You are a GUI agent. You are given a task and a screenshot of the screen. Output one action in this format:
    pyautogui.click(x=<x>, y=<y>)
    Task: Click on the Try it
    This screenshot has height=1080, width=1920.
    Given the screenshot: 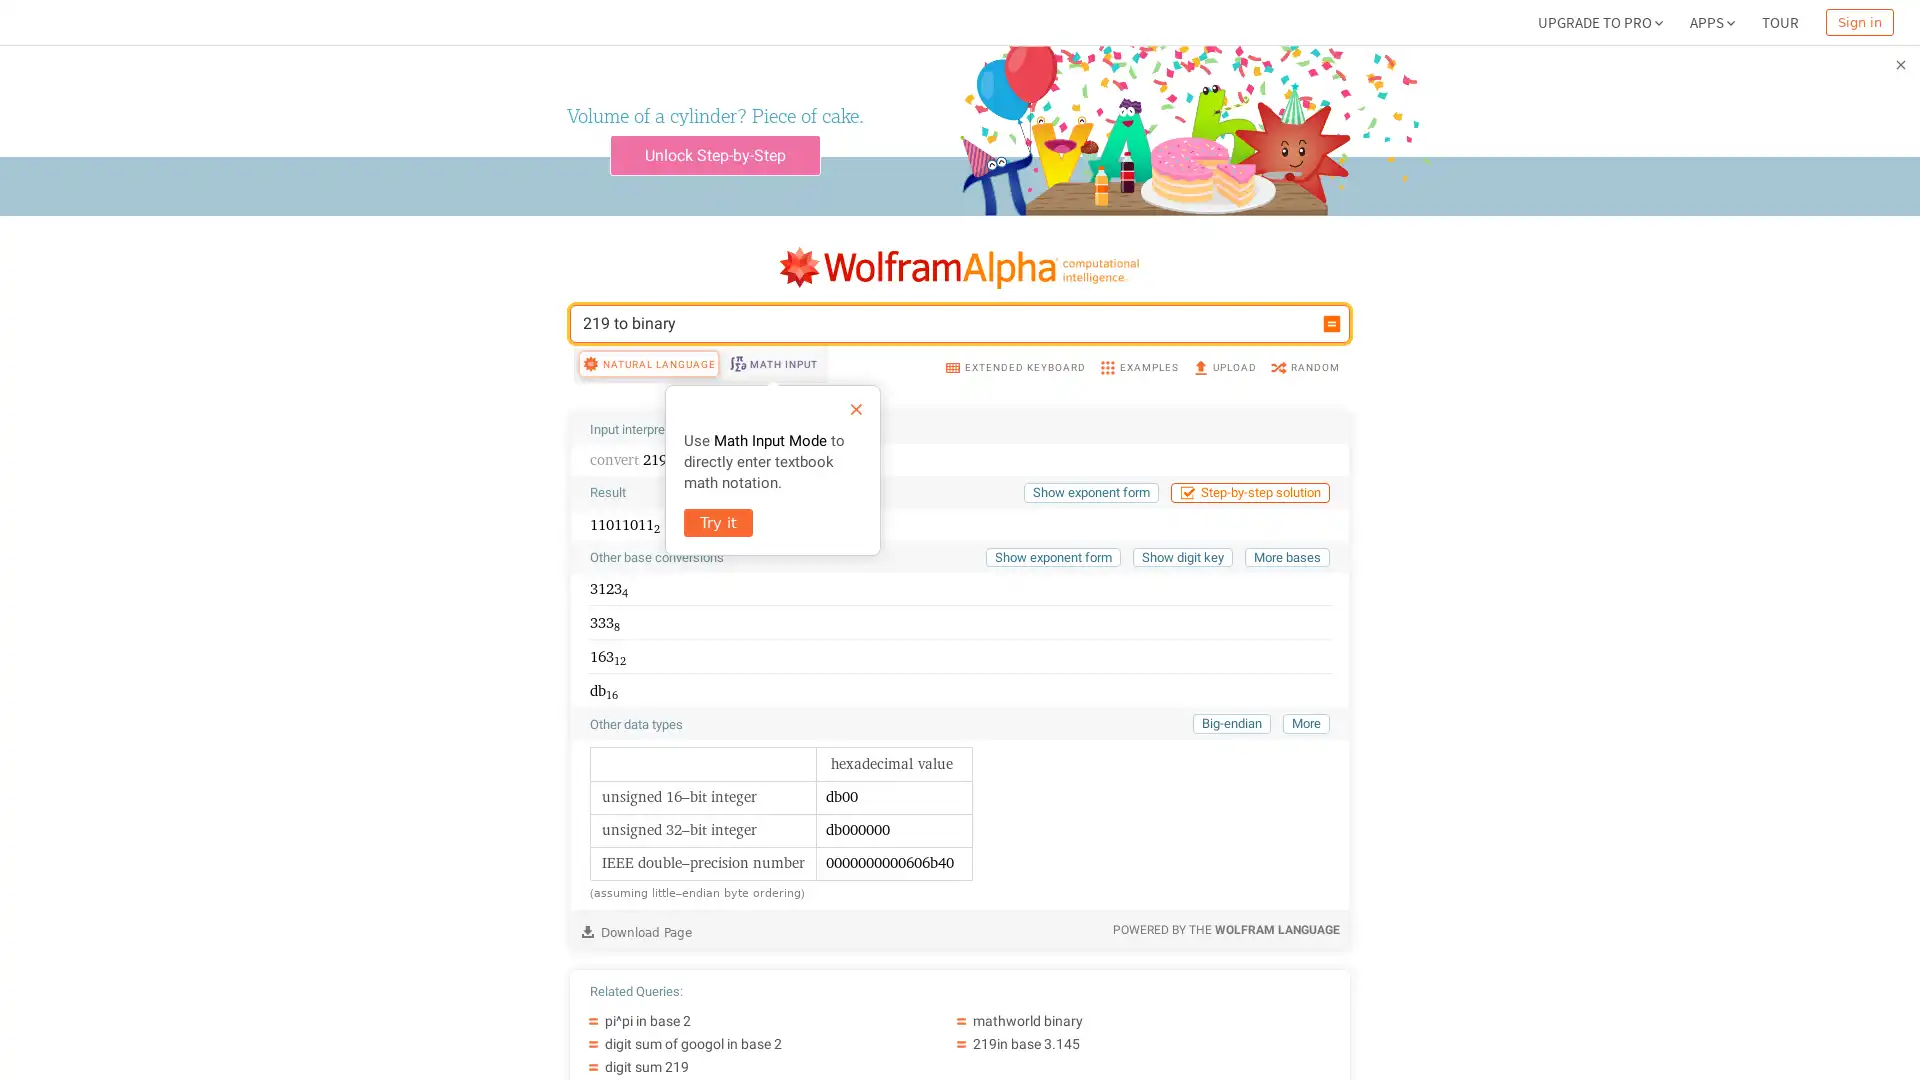 What is the action you would take?
    pyautogui.click(x=718, y=562)
    